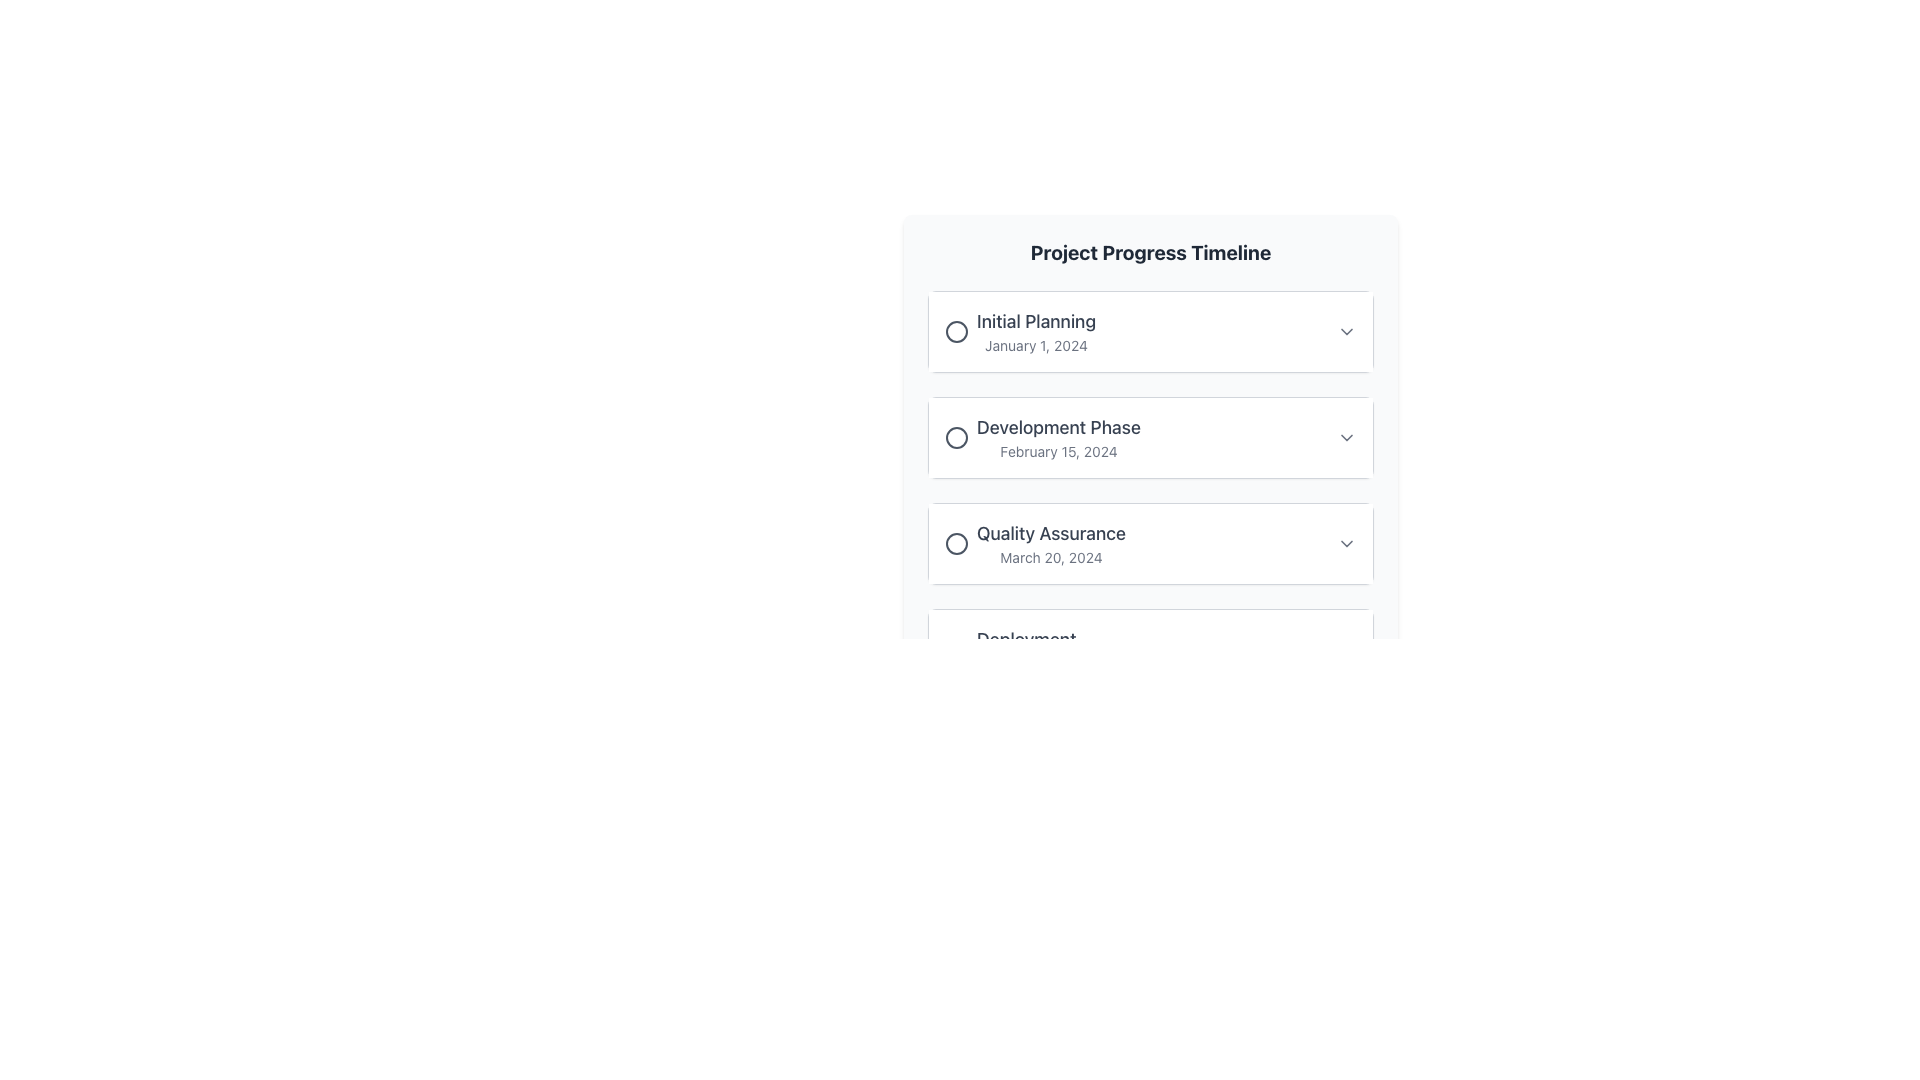  What do you see at coordinates (1026, 640) in the screenshot?
I see `the 'Deployment' text label, which is styled in gray, bold font, and is positioned at the end of a vertical list representing project phases` at bounding box center [1026, 640].